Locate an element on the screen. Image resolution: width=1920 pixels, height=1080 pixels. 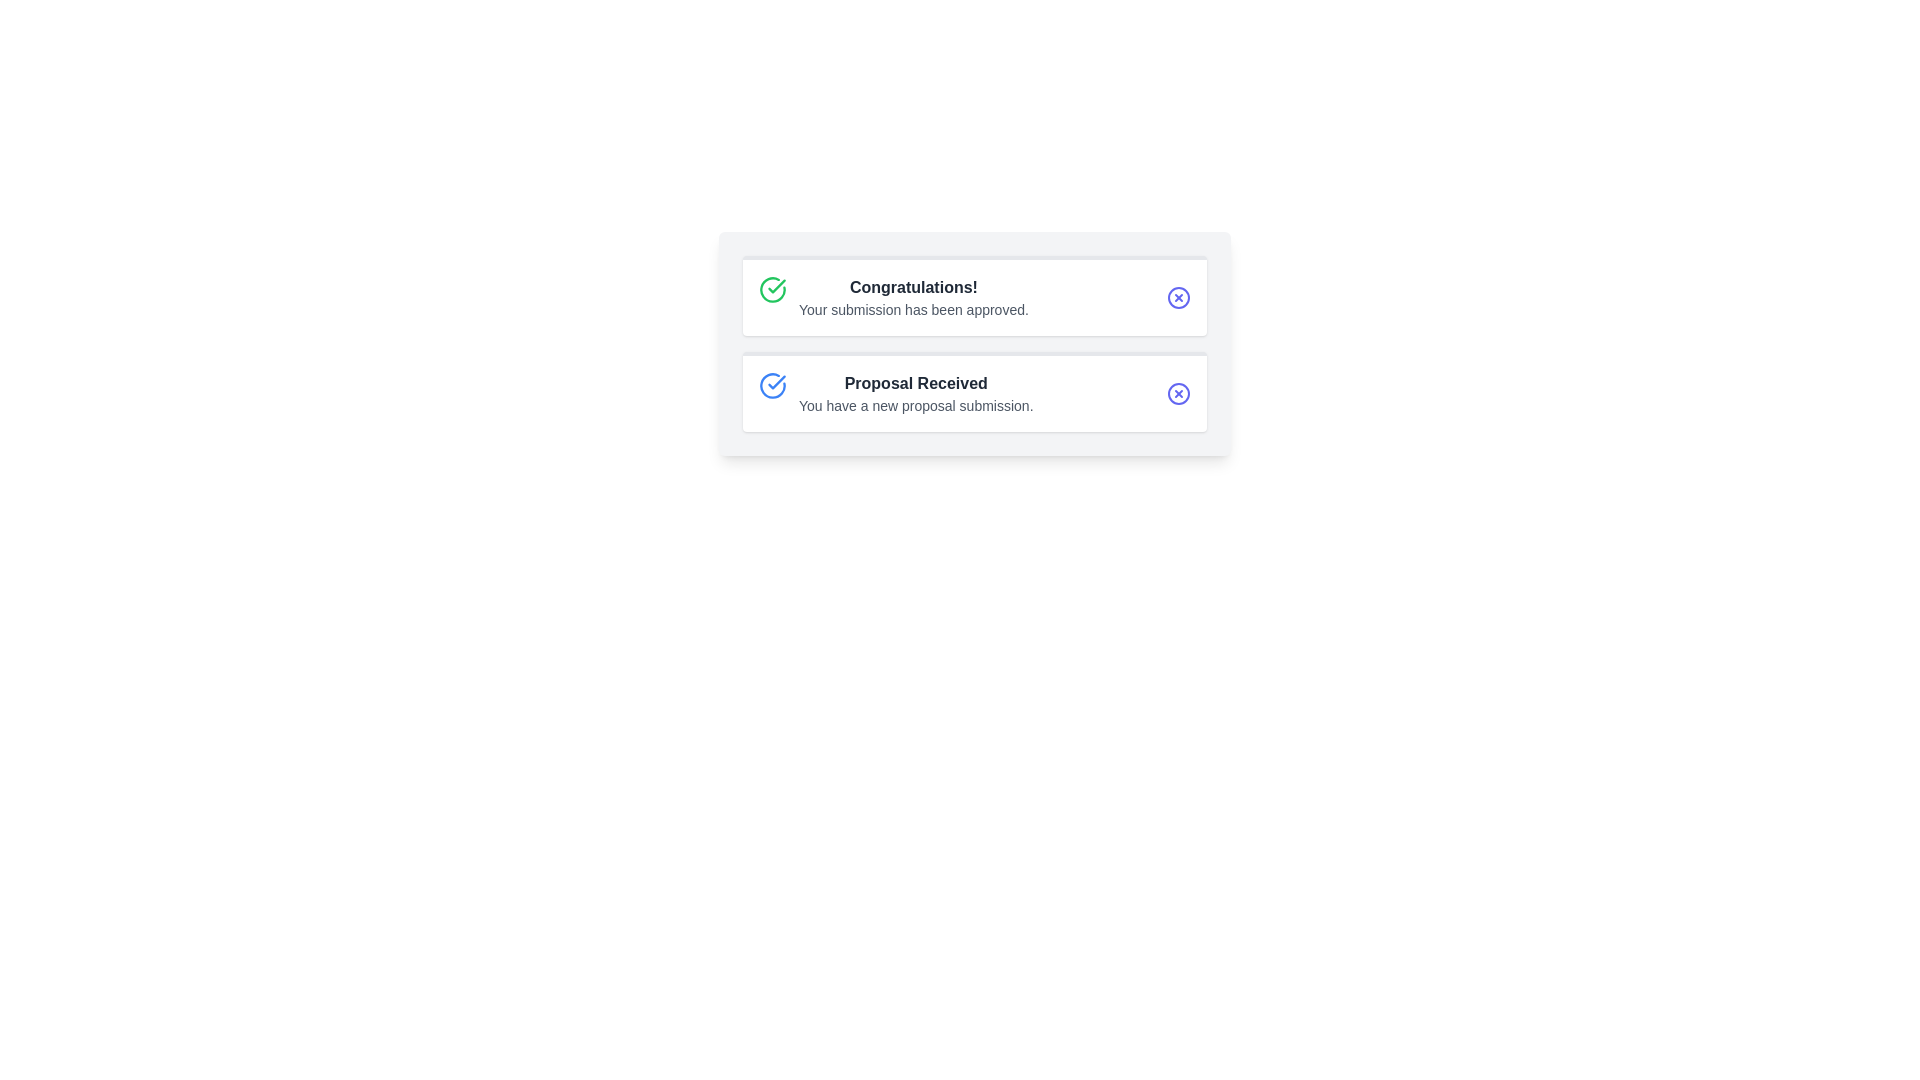
the bold text label displaying 'Congratulations!' in dark gray font at the top of the notification box is located at coordinates (912, 288).